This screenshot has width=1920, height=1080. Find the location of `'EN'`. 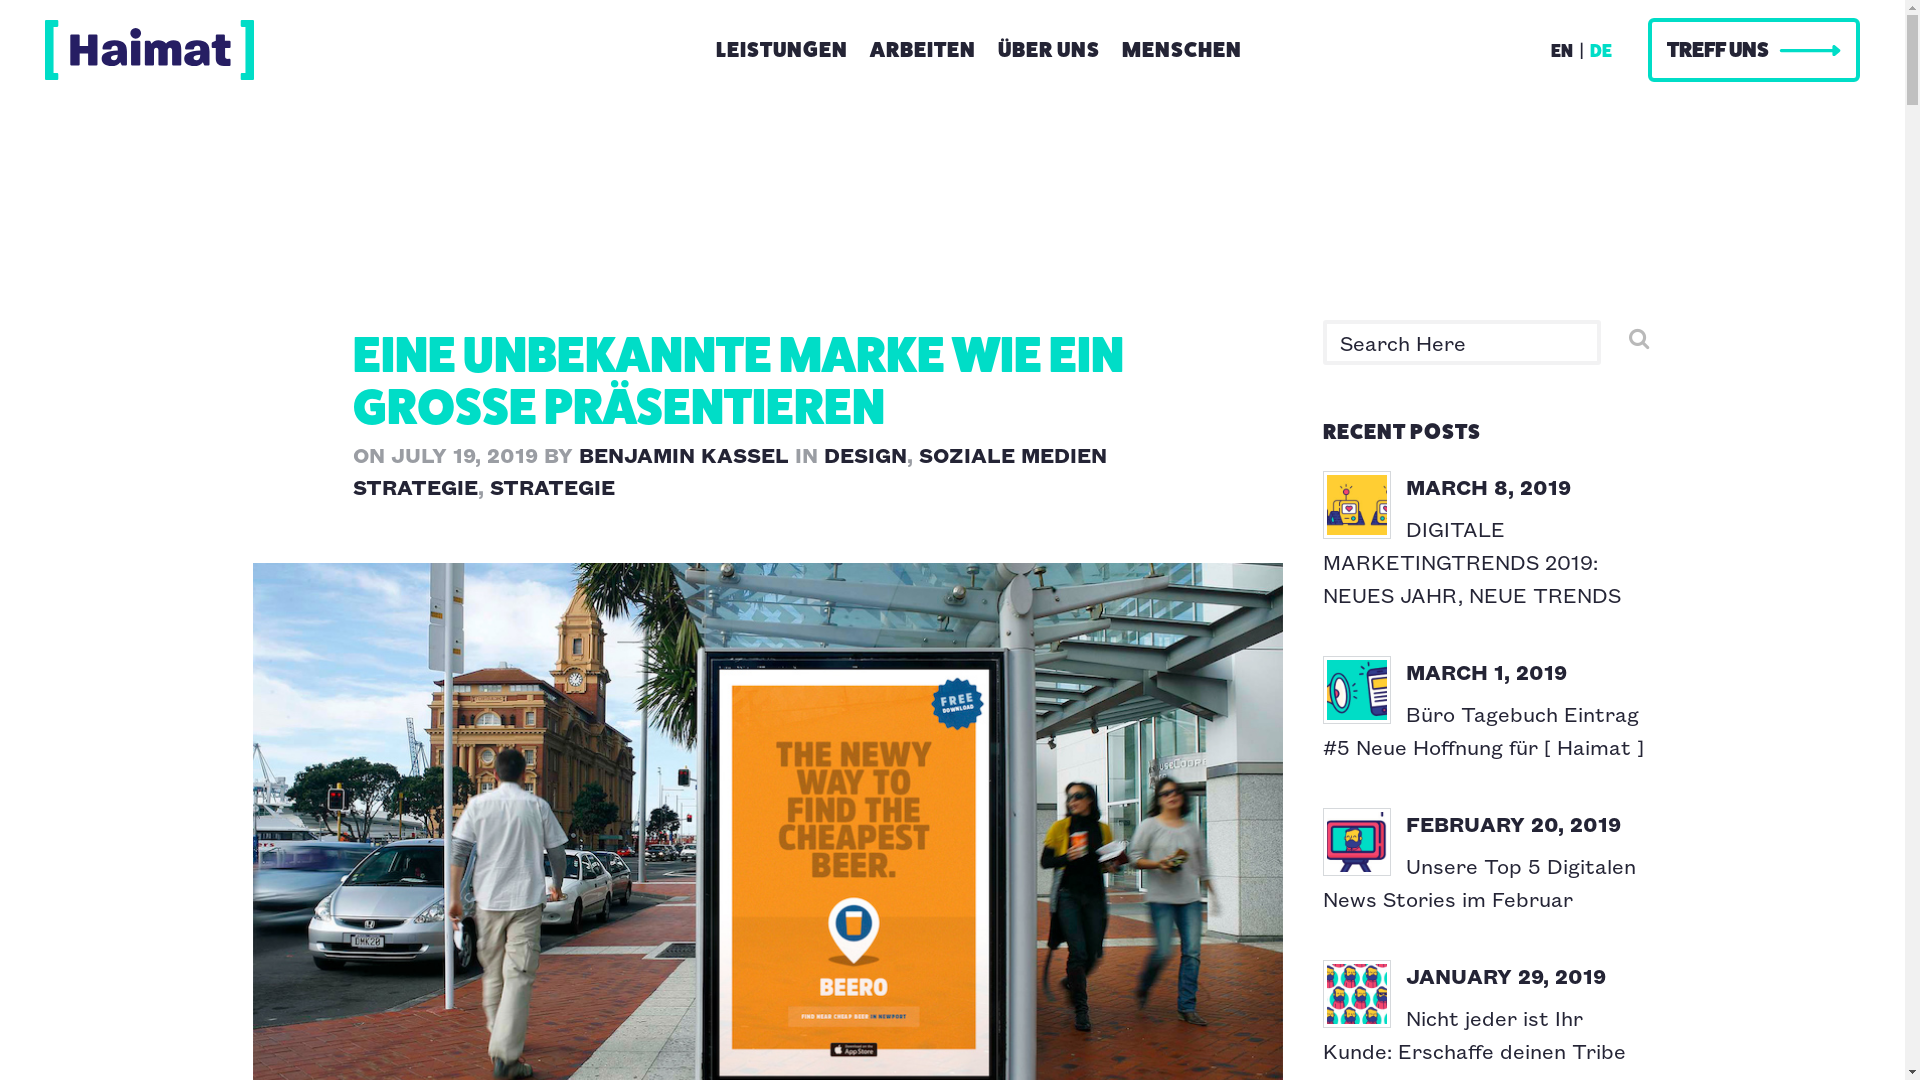

'EN' is located at coordinates (1560, 49).